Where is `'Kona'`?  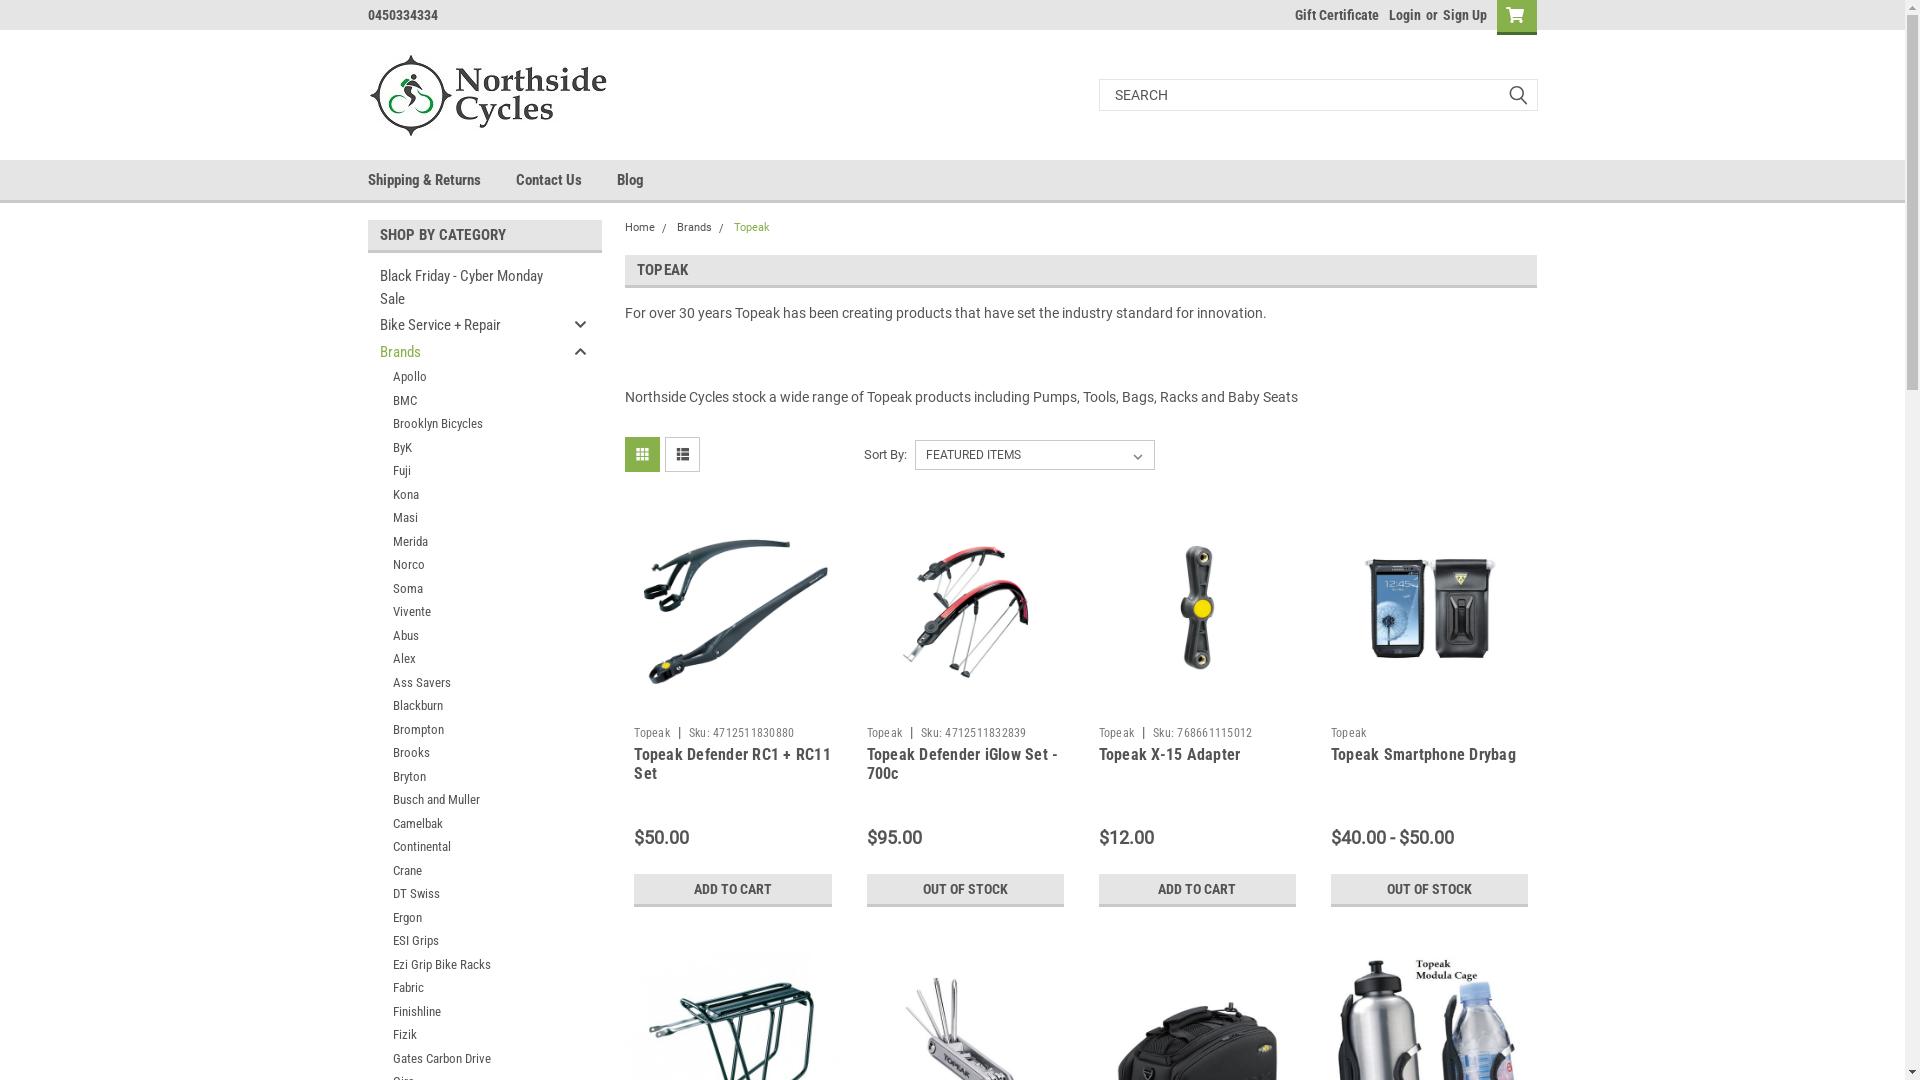
'Kona' is located at coordinates (466, 493).